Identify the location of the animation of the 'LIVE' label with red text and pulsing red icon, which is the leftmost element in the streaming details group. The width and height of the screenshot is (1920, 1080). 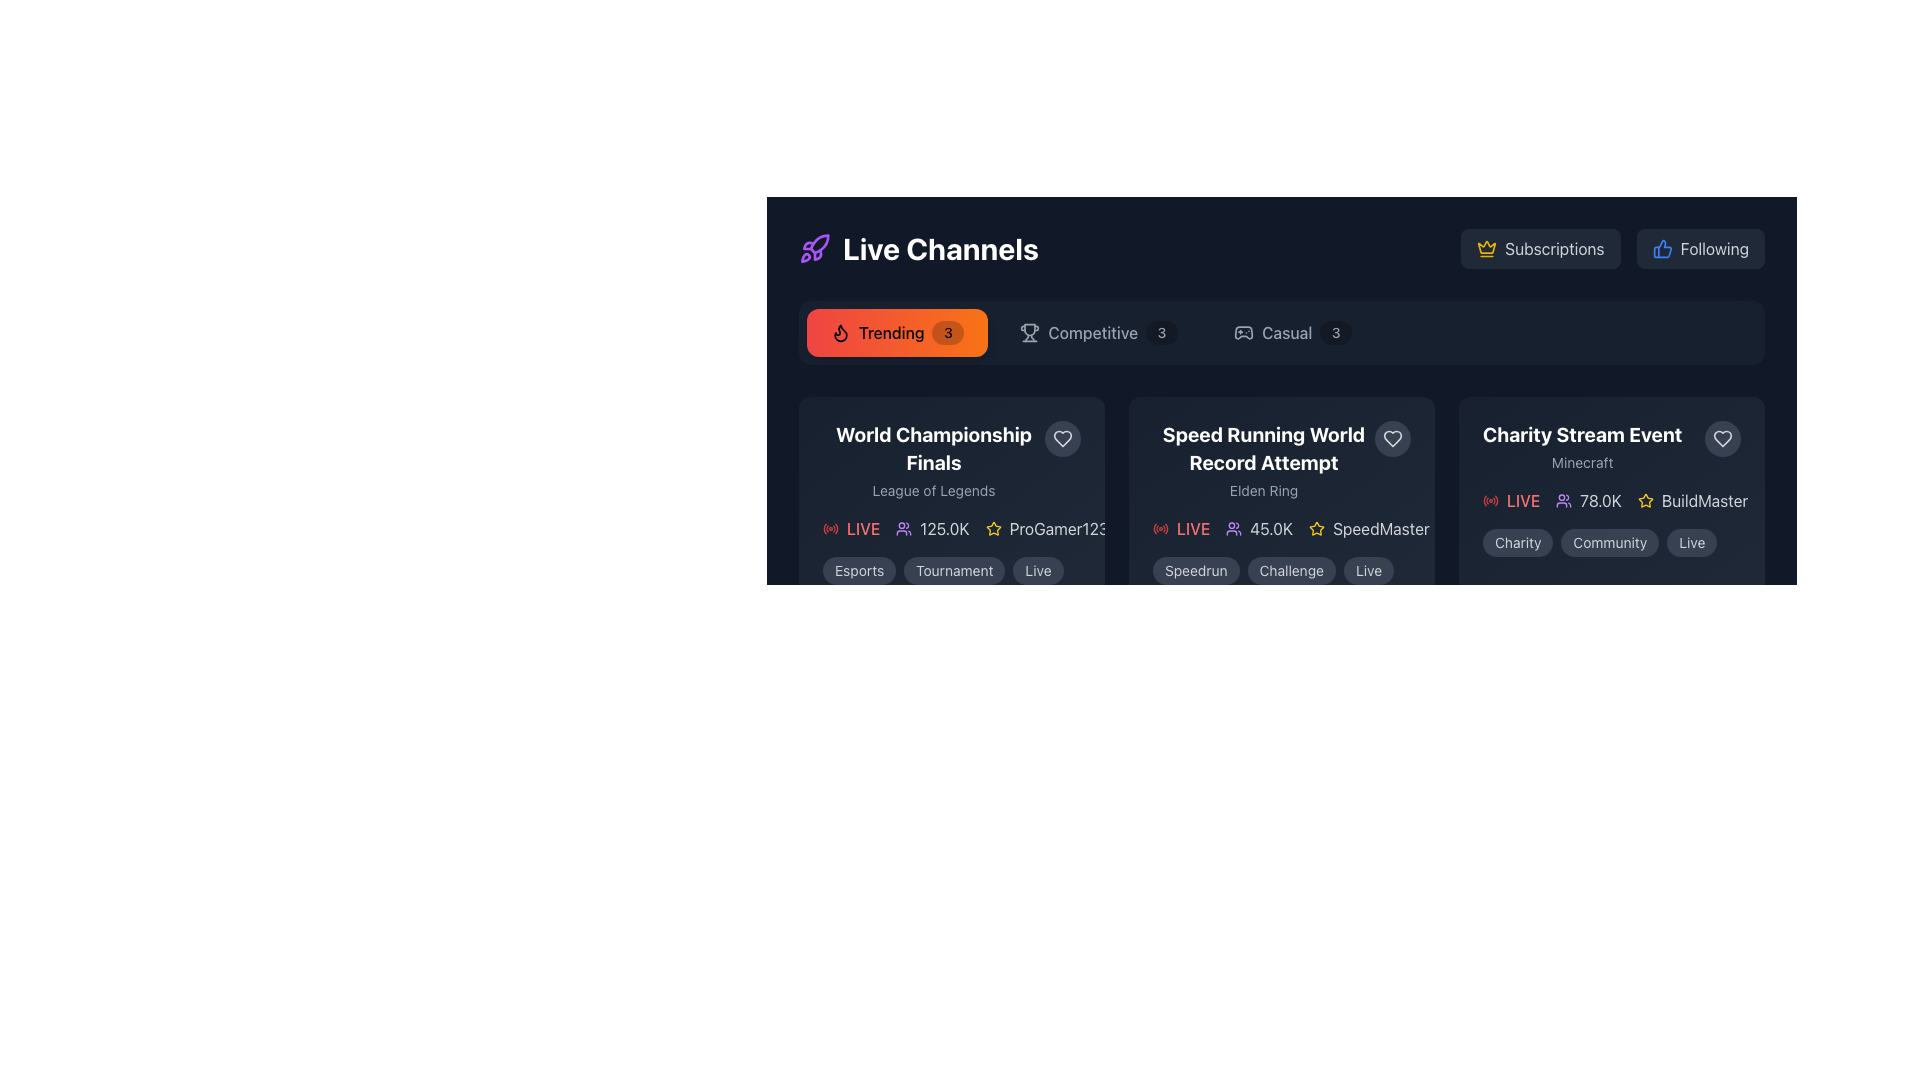
(851, 527).